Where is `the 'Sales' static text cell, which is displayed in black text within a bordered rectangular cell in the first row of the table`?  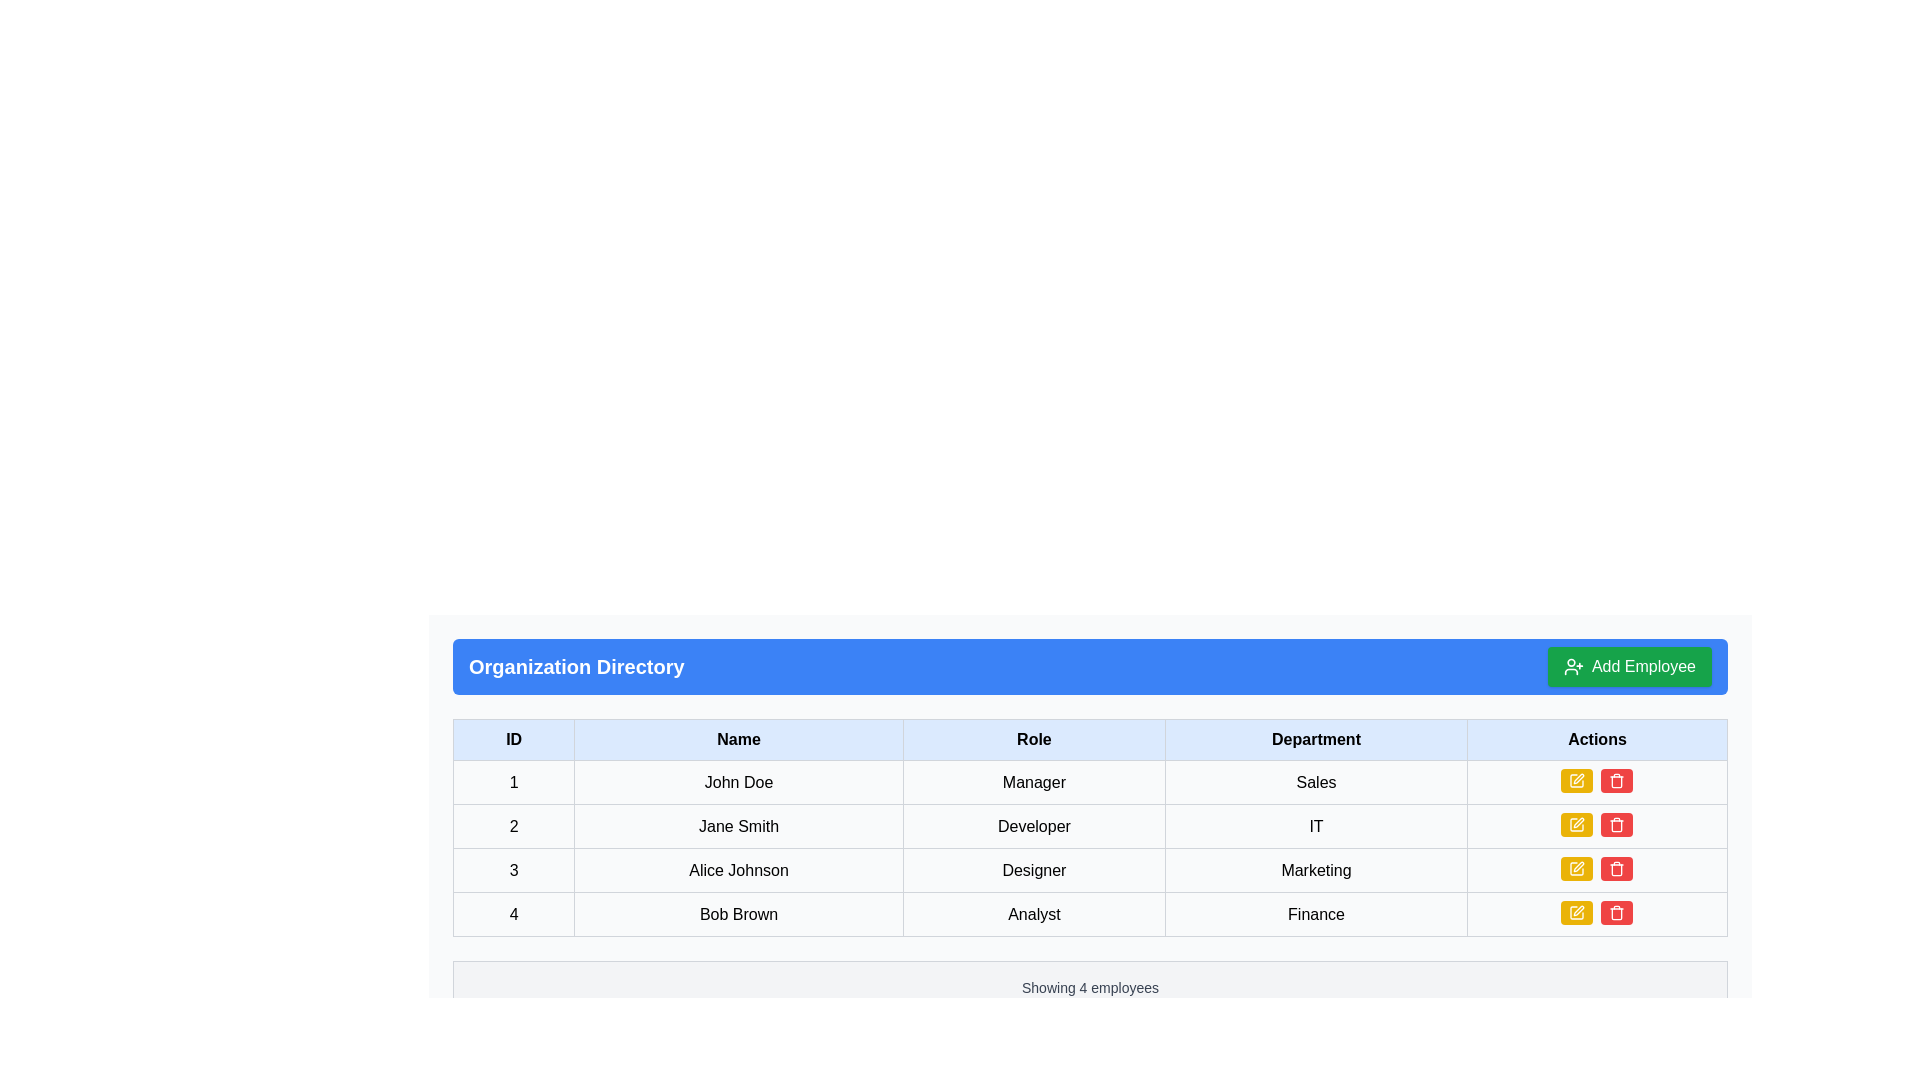
the 'Sales' static text cell, which is displayed in black text within a bordered rectangular cell in the first row of the table is located at coordinates (1316, 781).